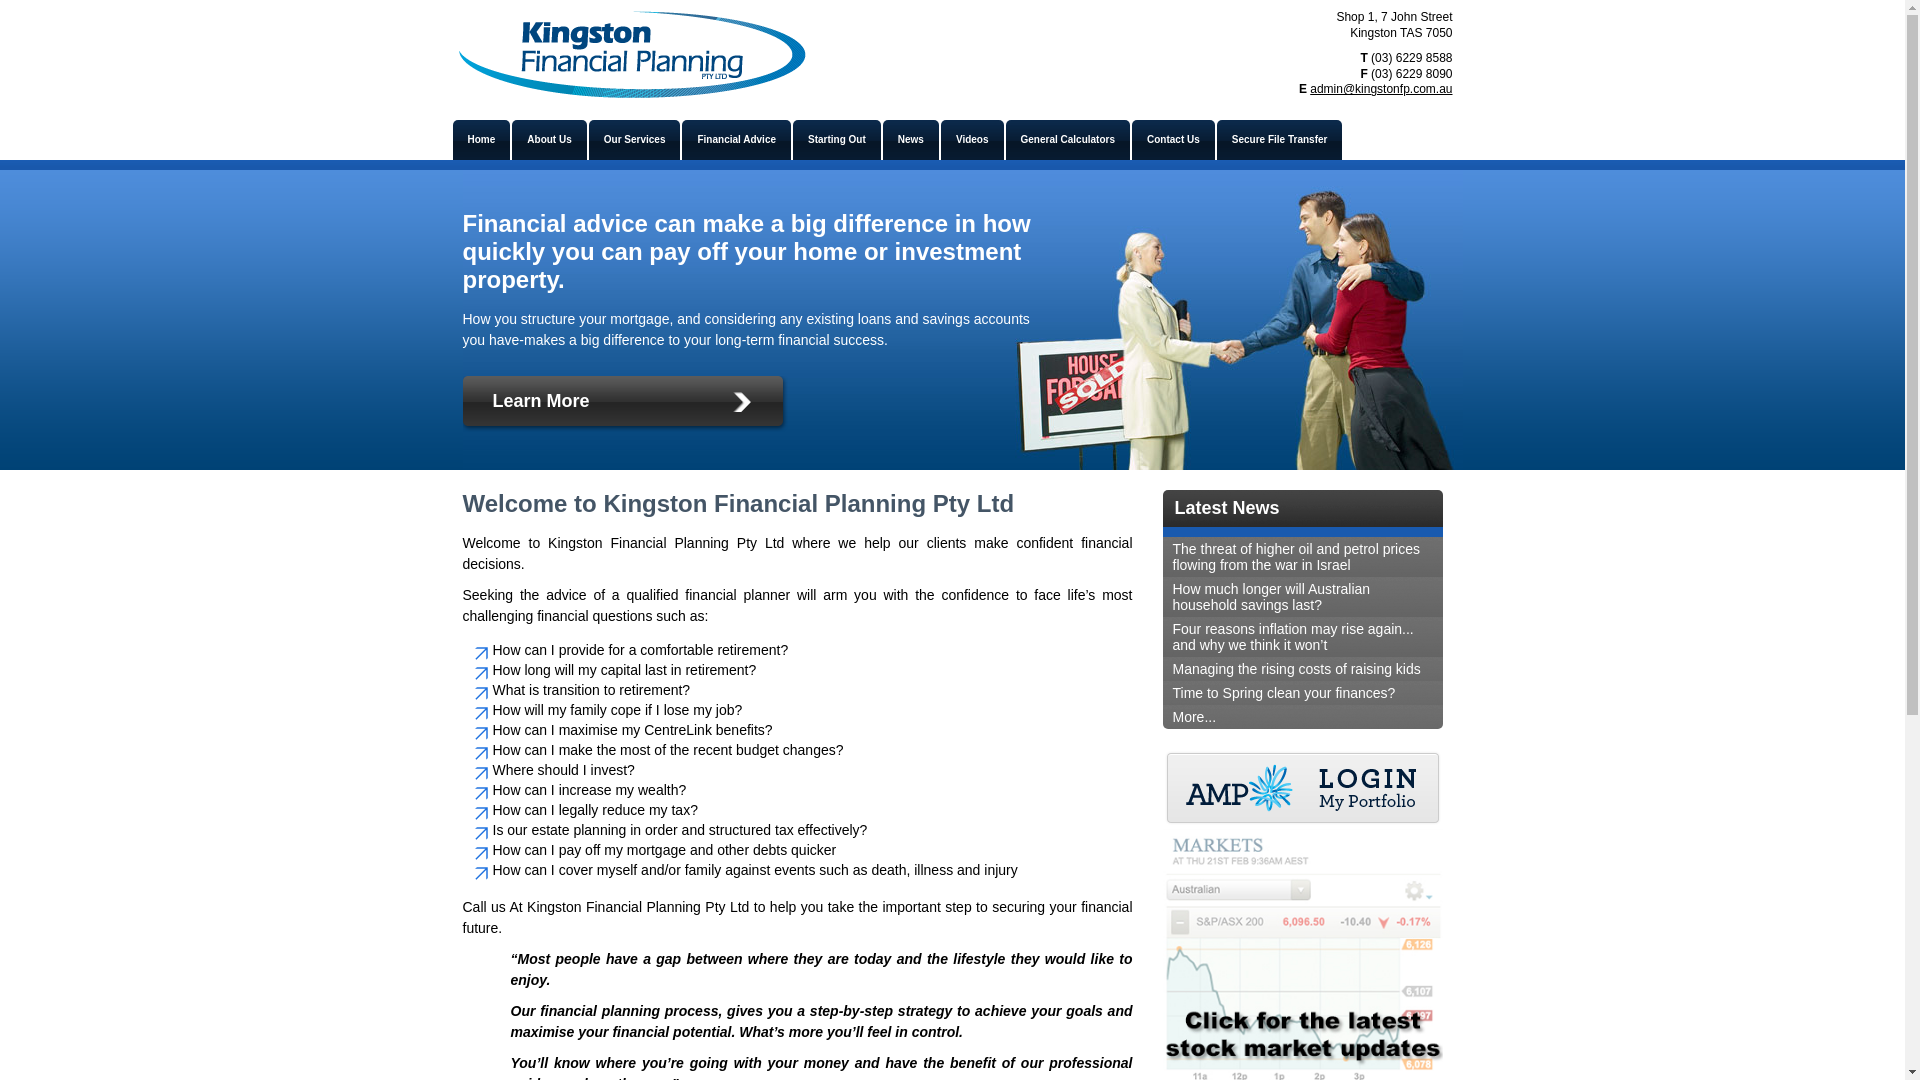 The width and height of the screenshot is (1920, 1080). I want to click on 'Videos', so click(972, 138).